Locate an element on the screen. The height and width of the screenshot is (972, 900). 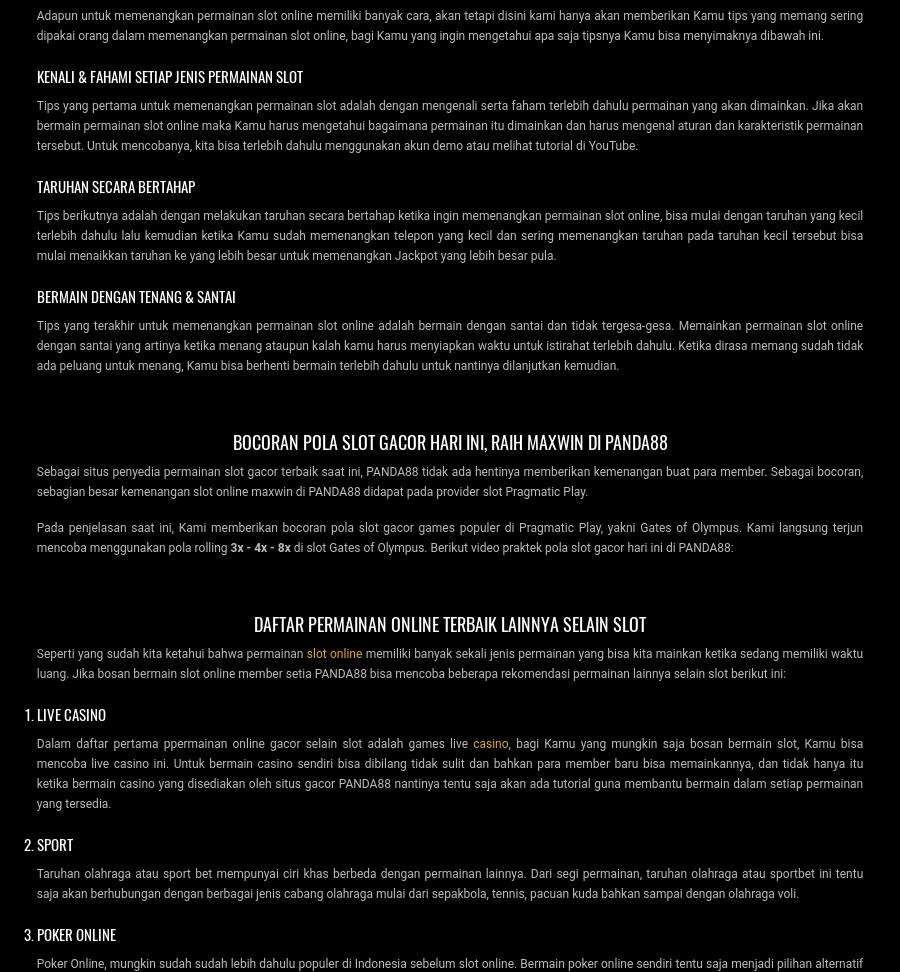
'Tips yang pertama untuk memenangkan permainan slot adalah dengan mengenali serta faham terlebih dahulu permainan yang akan dimainkan. Jika akan bermain permainan slot online maka Kamu harus mengetahui bagaimana permainan itu dimainkan dan harus mengenal aturan dan karakteristik permainan tersebut. Untuk mencobanya, kita bisa terlebih dahulu menggunakan akun demo atau melihat tutorial di YouTube.' is located at coordinates (449, 124).